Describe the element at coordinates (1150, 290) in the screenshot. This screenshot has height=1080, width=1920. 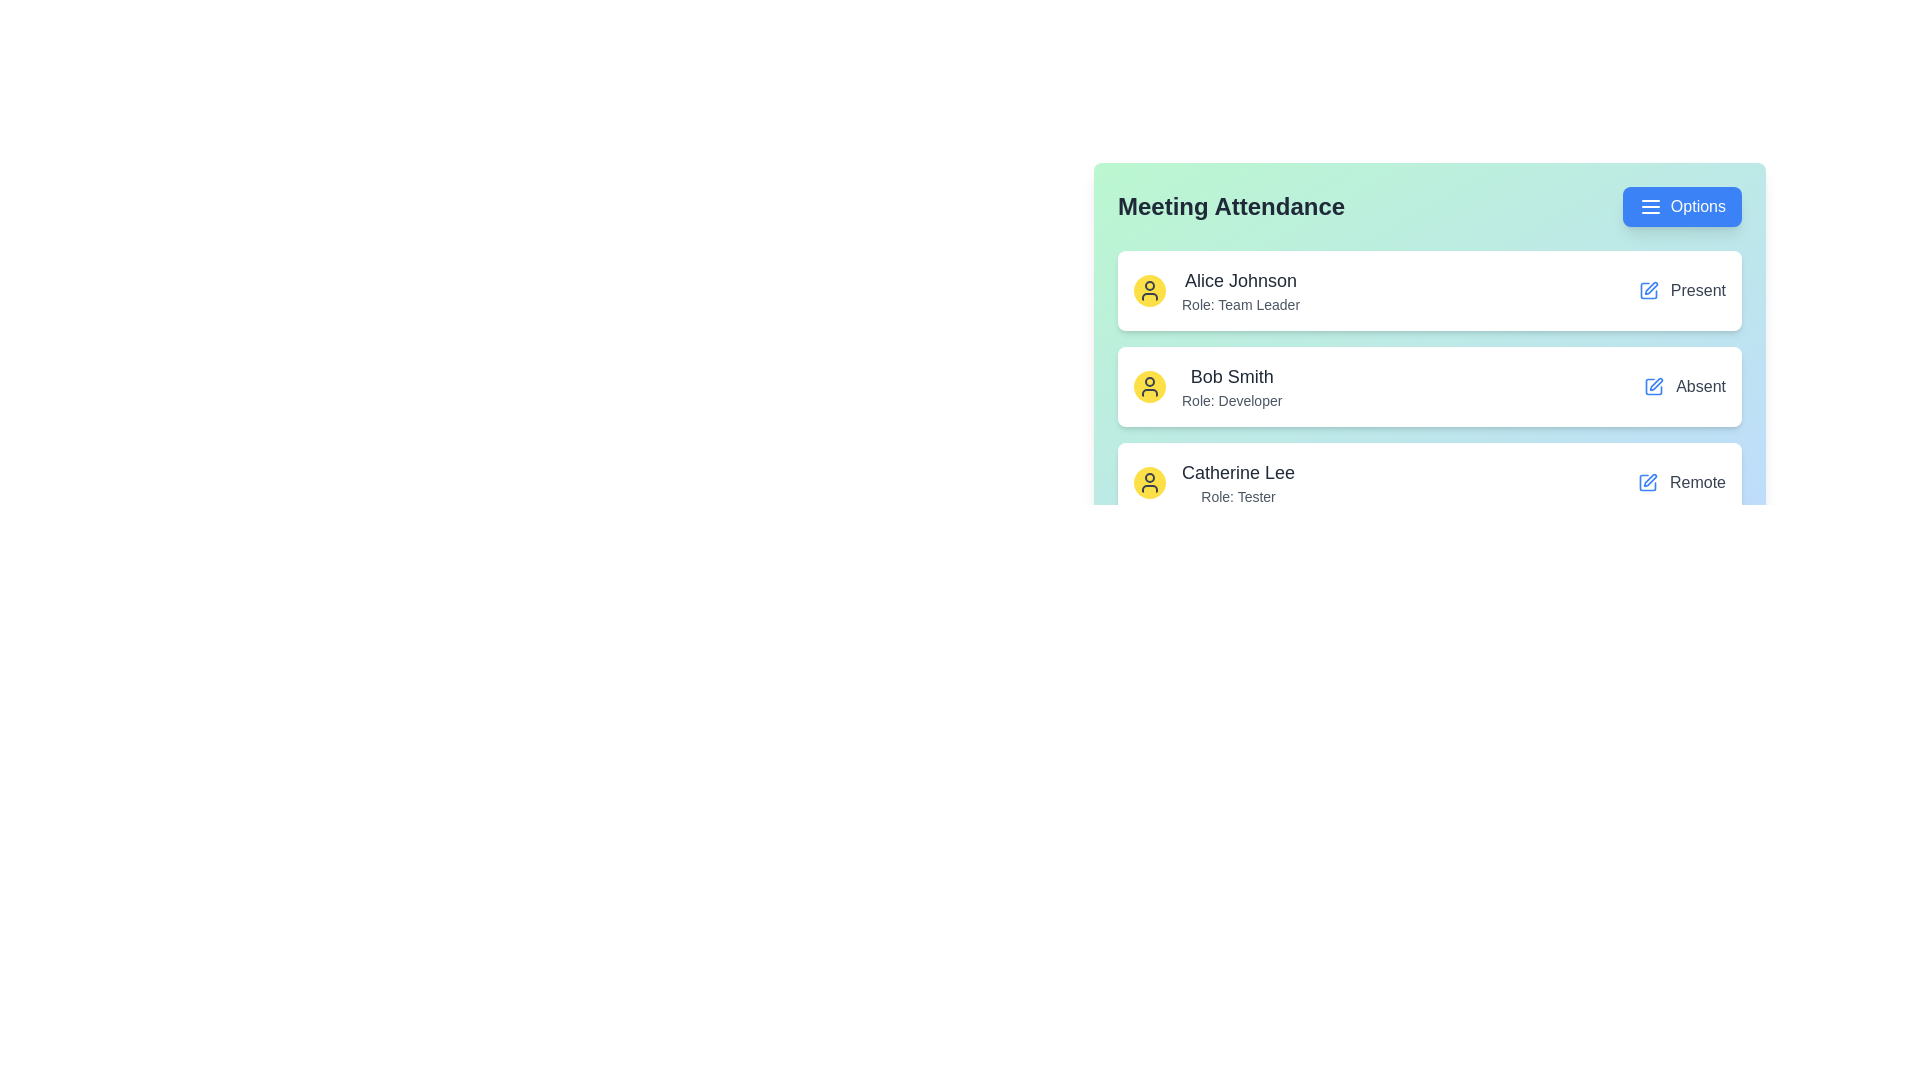
I see `the user profile icon representing 'Alice Johnson', which is the first visual element in the section containing her name and role as 'Team Leader'` at that location.